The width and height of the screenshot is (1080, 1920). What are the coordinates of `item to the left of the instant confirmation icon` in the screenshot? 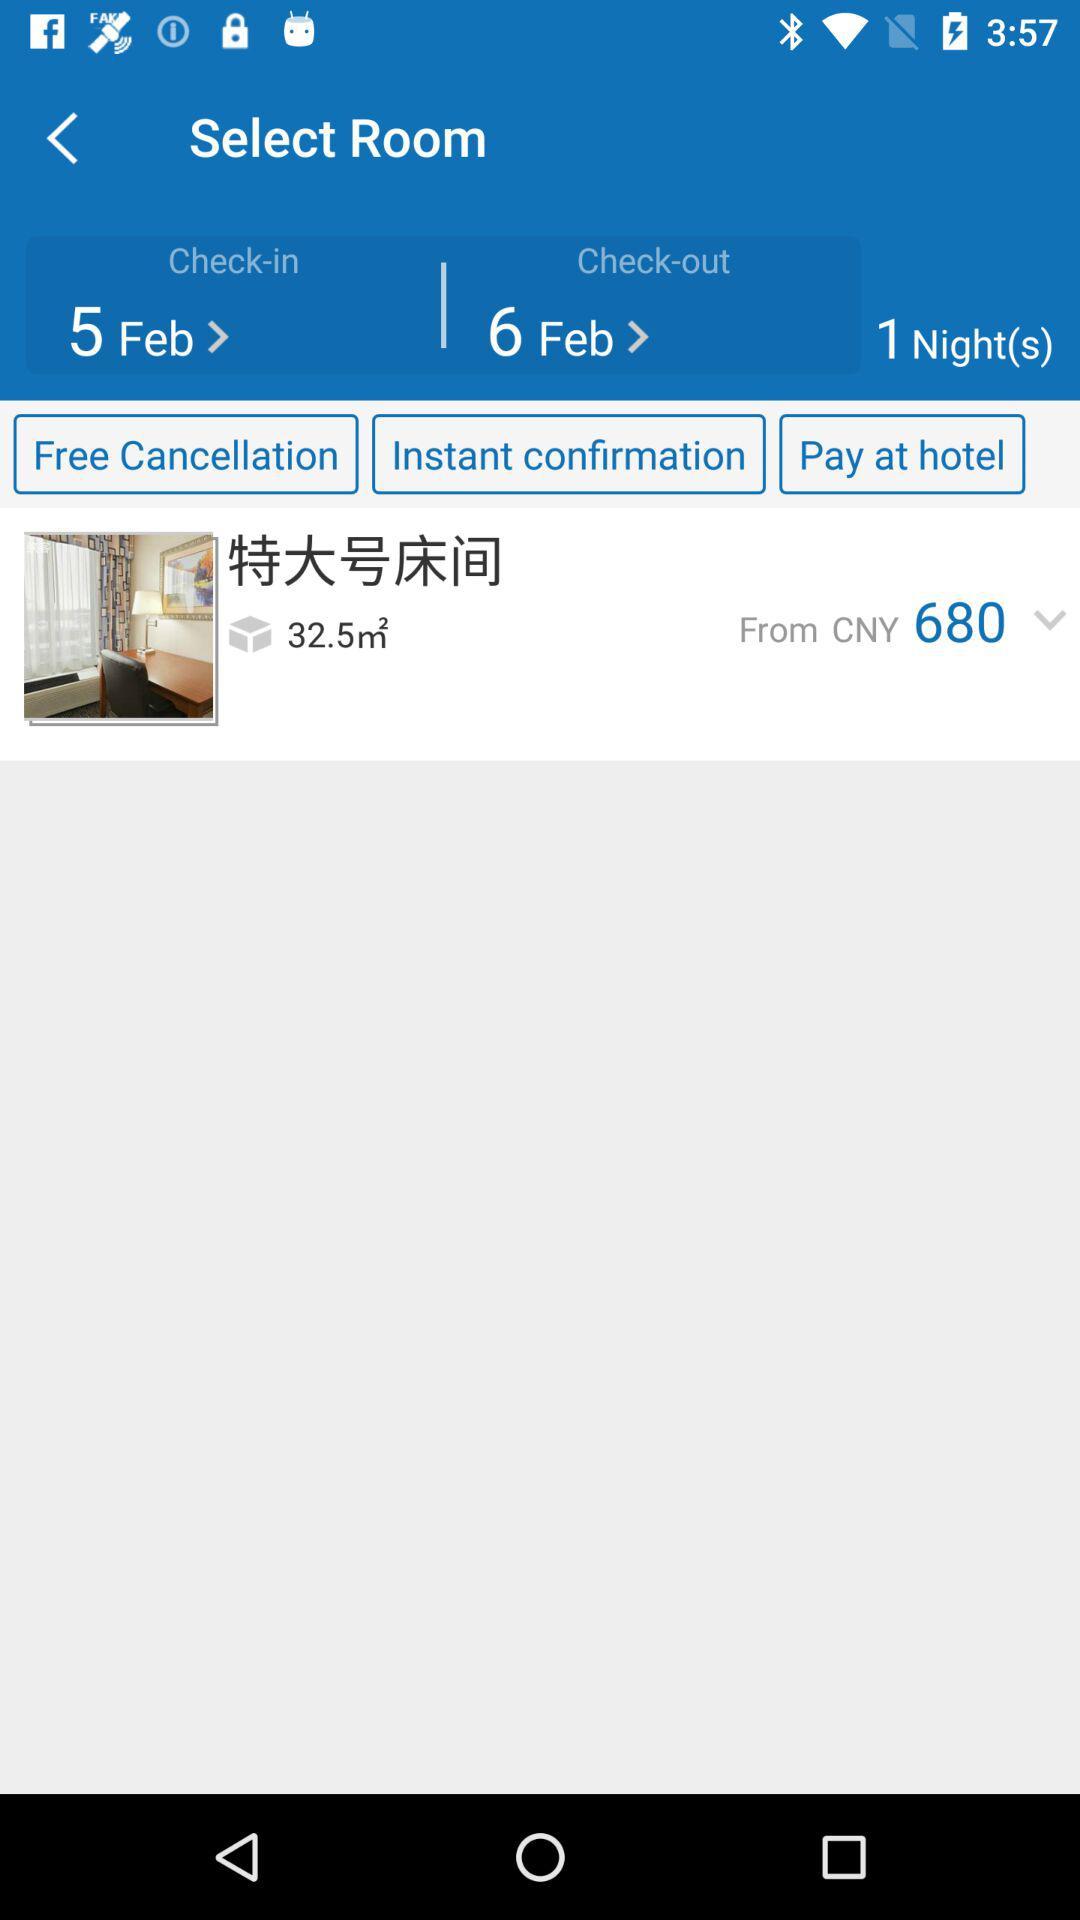 It's located at (185, 453).